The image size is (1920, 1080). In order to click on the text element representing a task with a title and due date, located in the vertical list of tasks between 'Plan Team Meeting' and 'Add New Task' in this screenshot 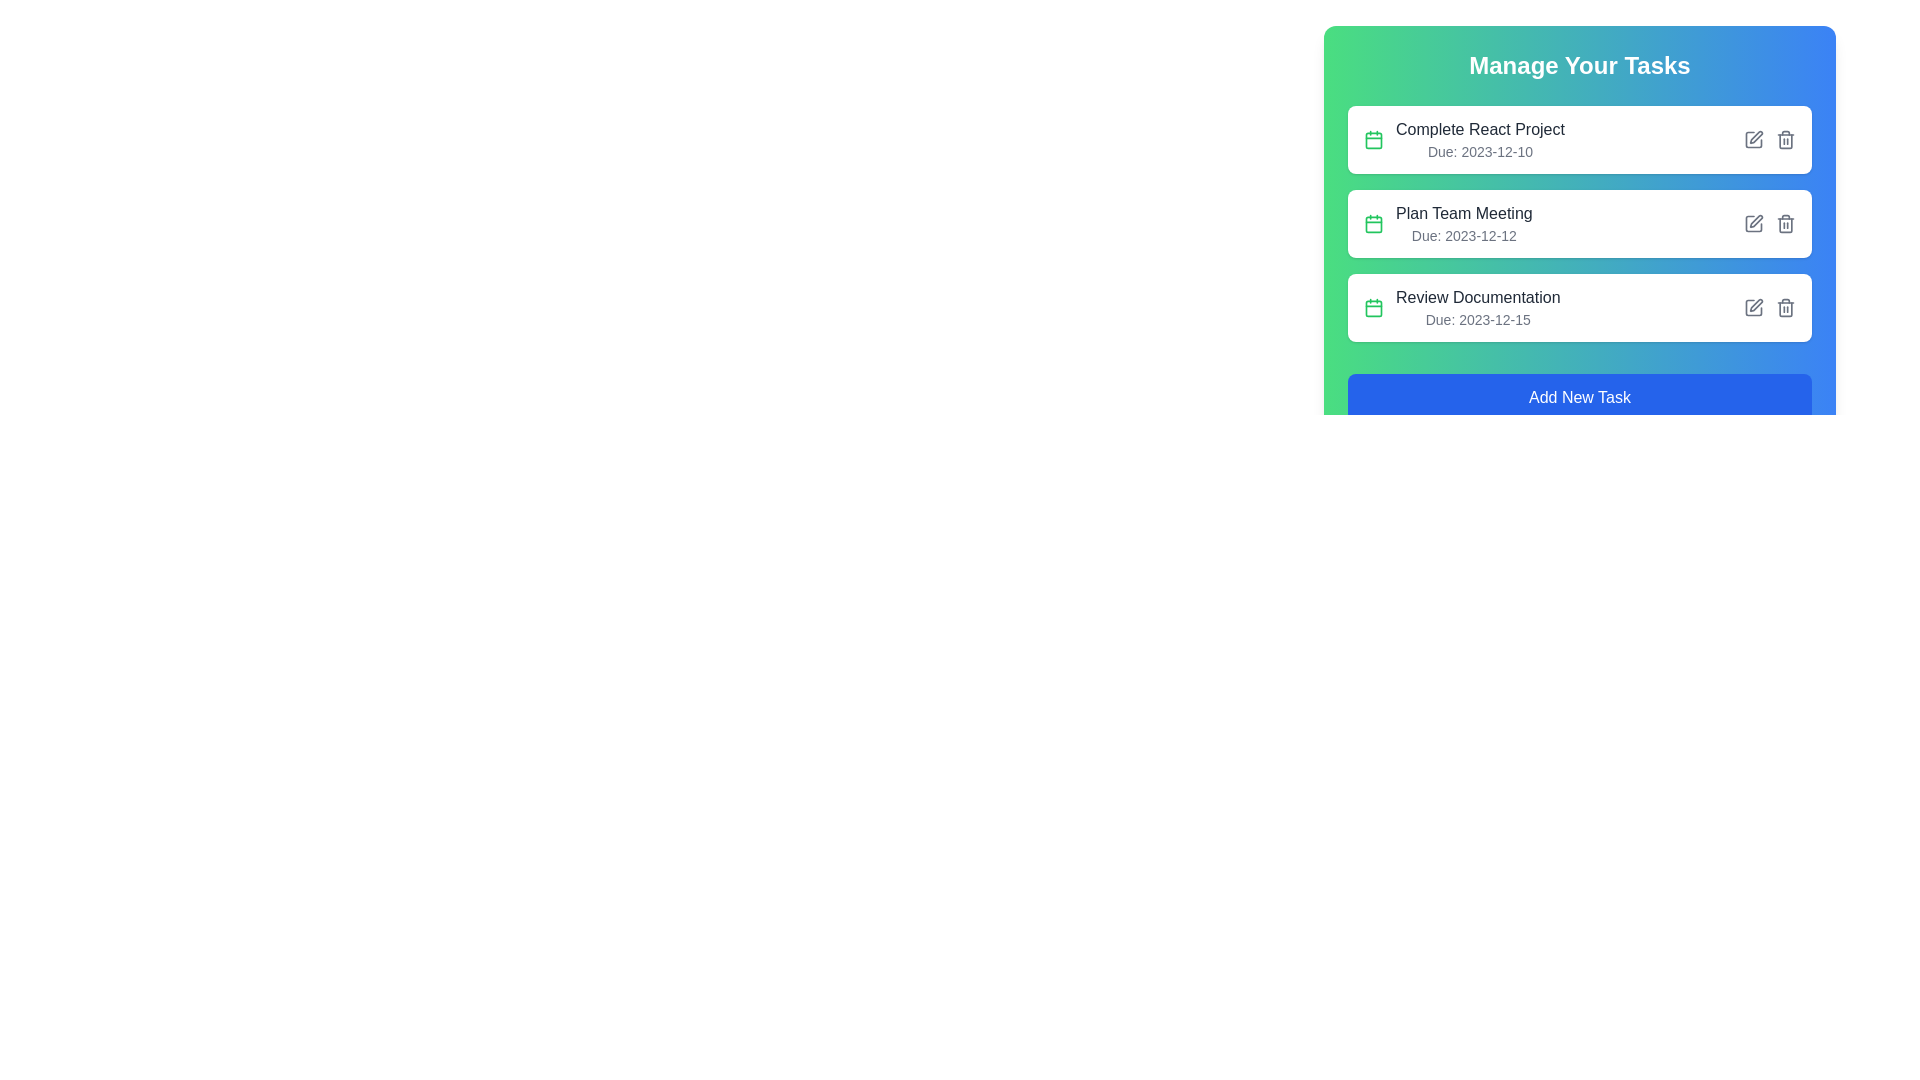, I will do `click(1462, 308)`.